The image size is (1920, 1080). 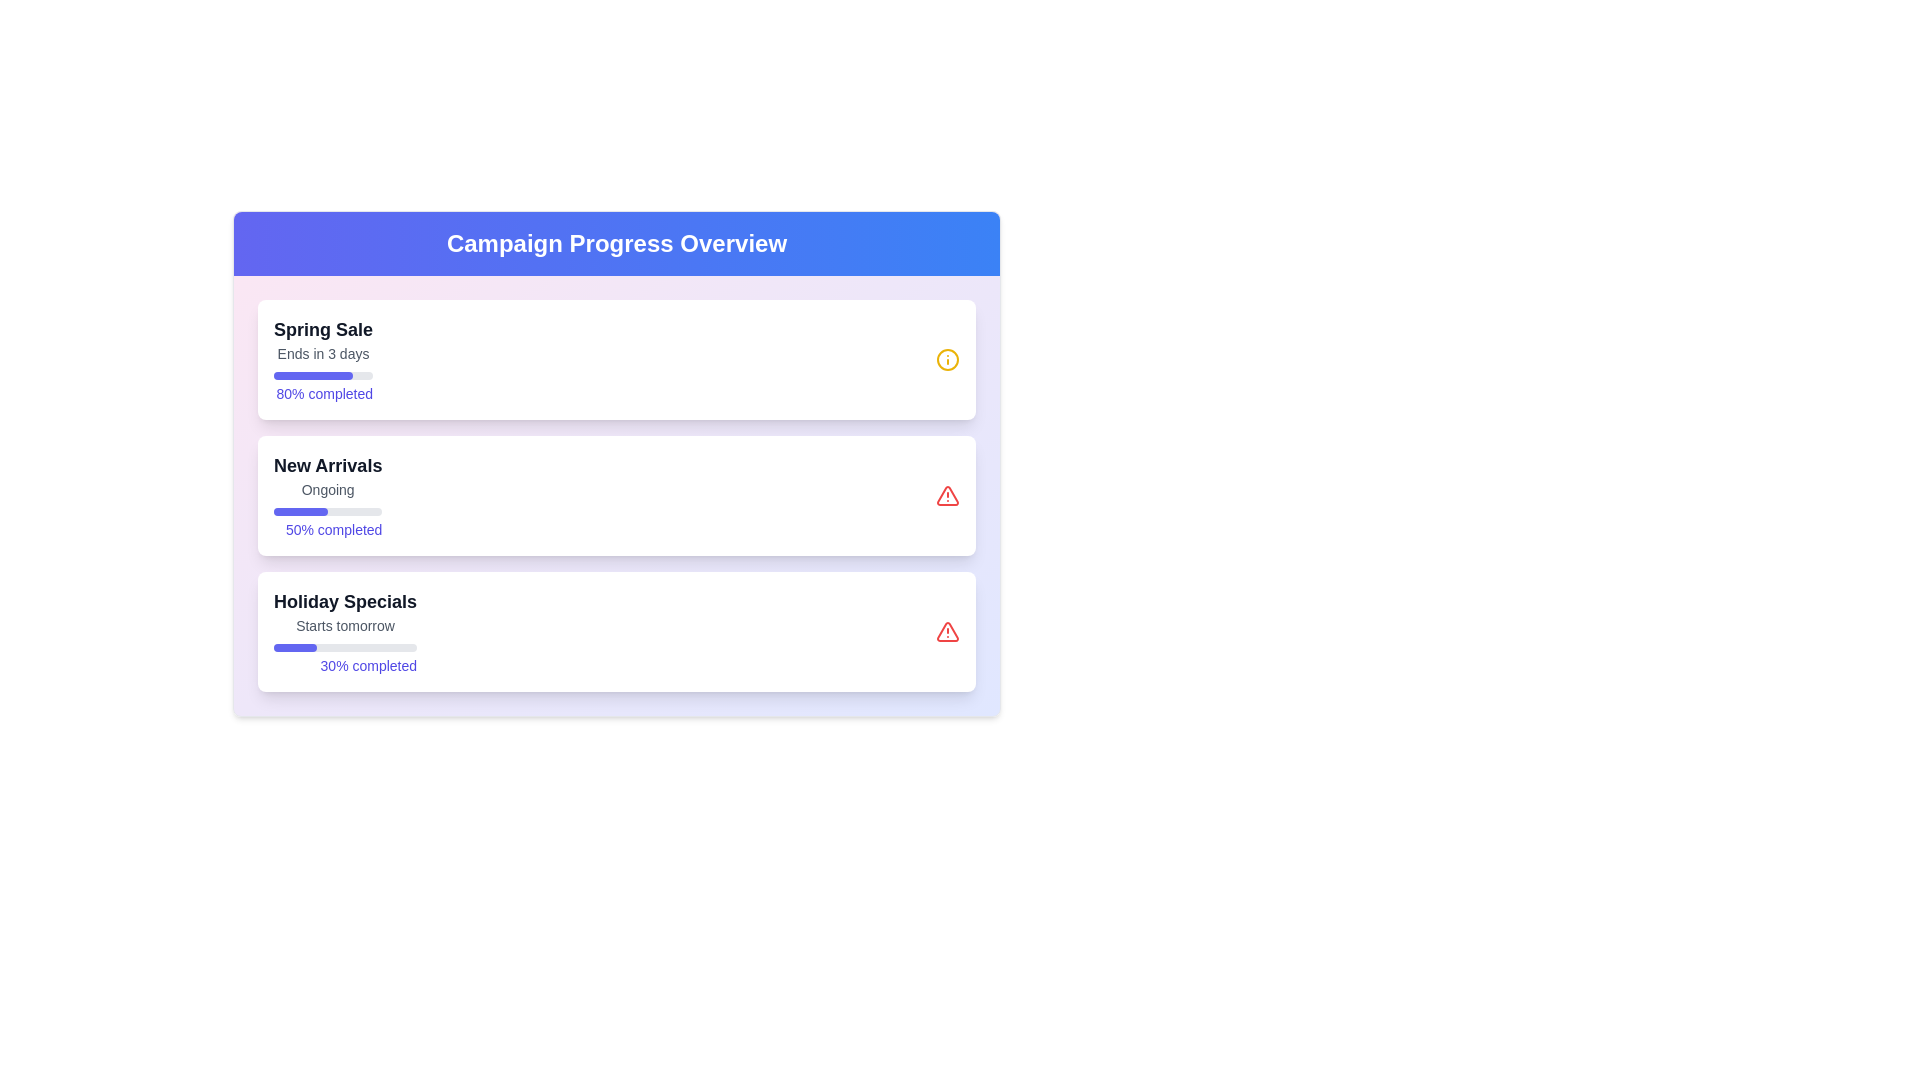 What do you see at coordinates (946, 495) in the screenshot?
I see `the triangular alert icon with an exclamation mark located at the center-right of the 'Holiday Specials' card in the 'Campaign Progress Overview' section` at bounding box center [946, 495].